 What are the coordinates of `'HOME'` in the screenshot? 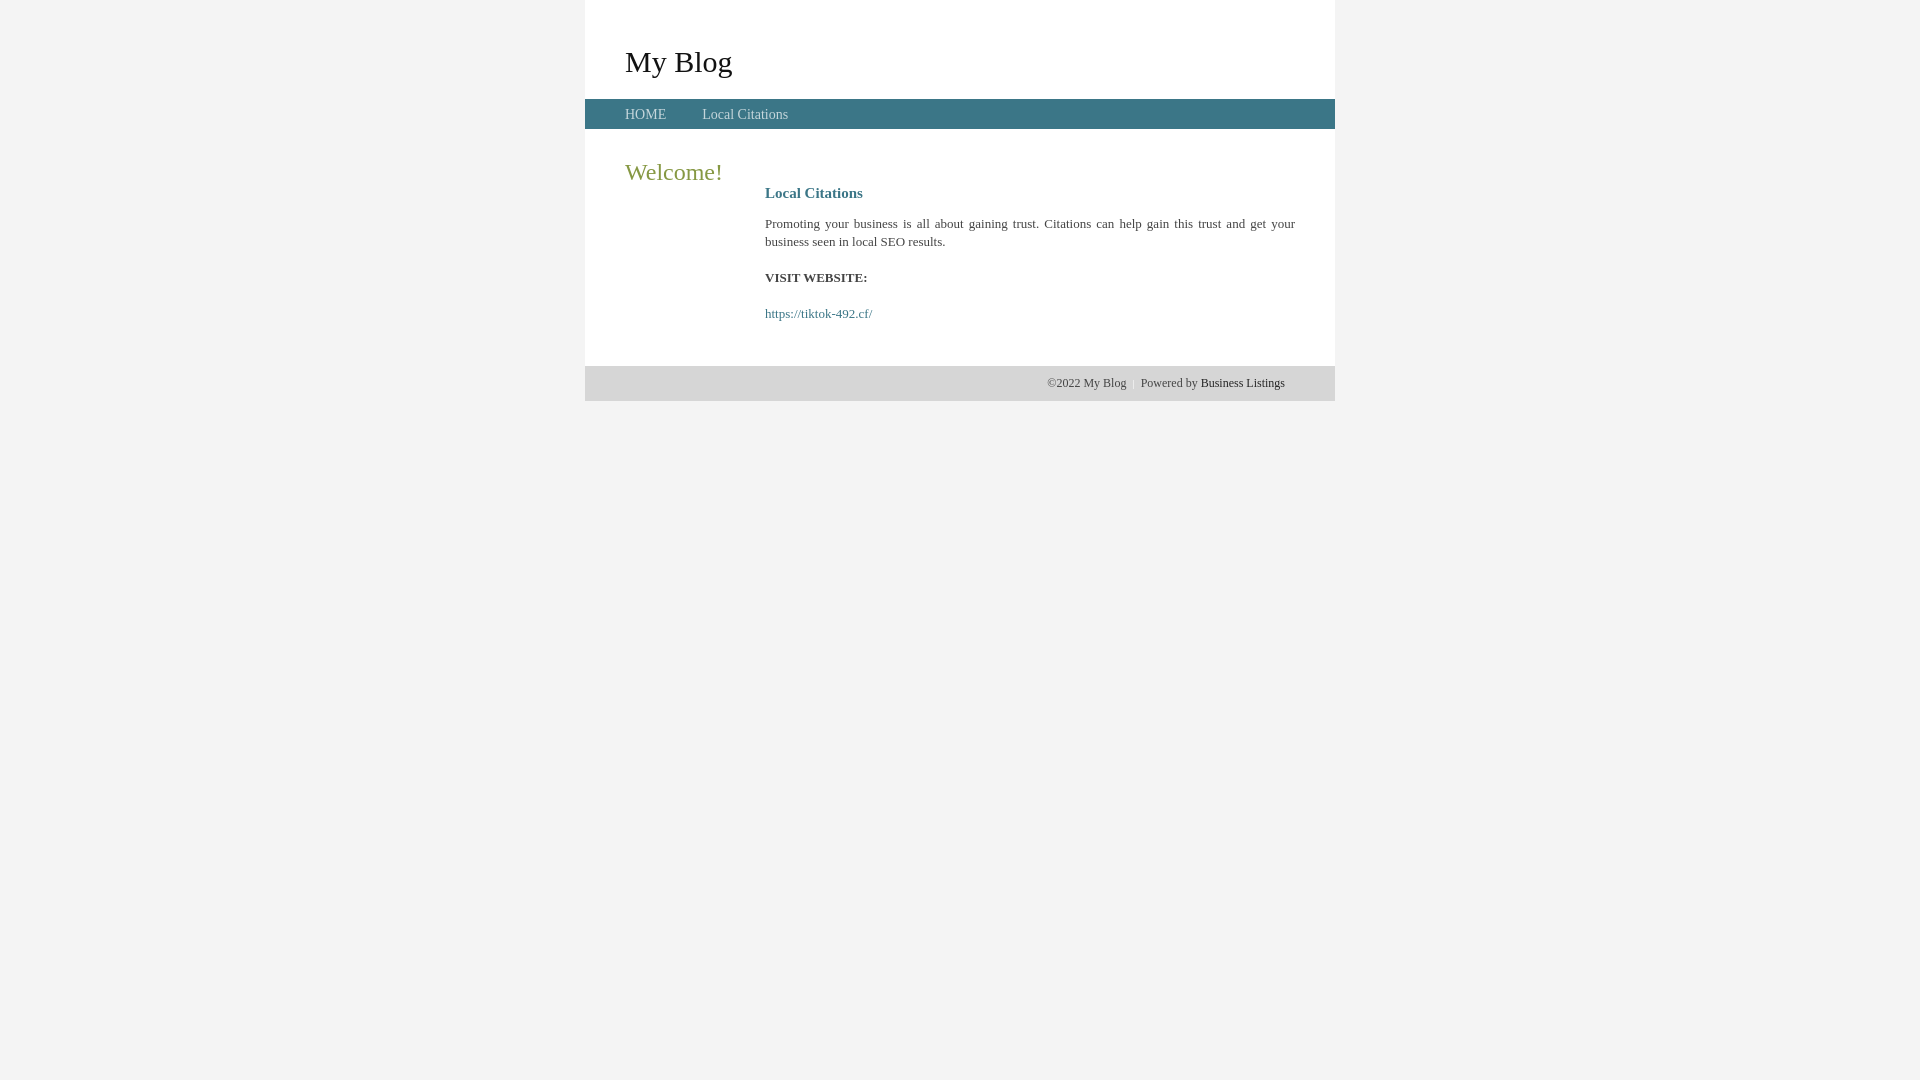 It's located at (645, 114).